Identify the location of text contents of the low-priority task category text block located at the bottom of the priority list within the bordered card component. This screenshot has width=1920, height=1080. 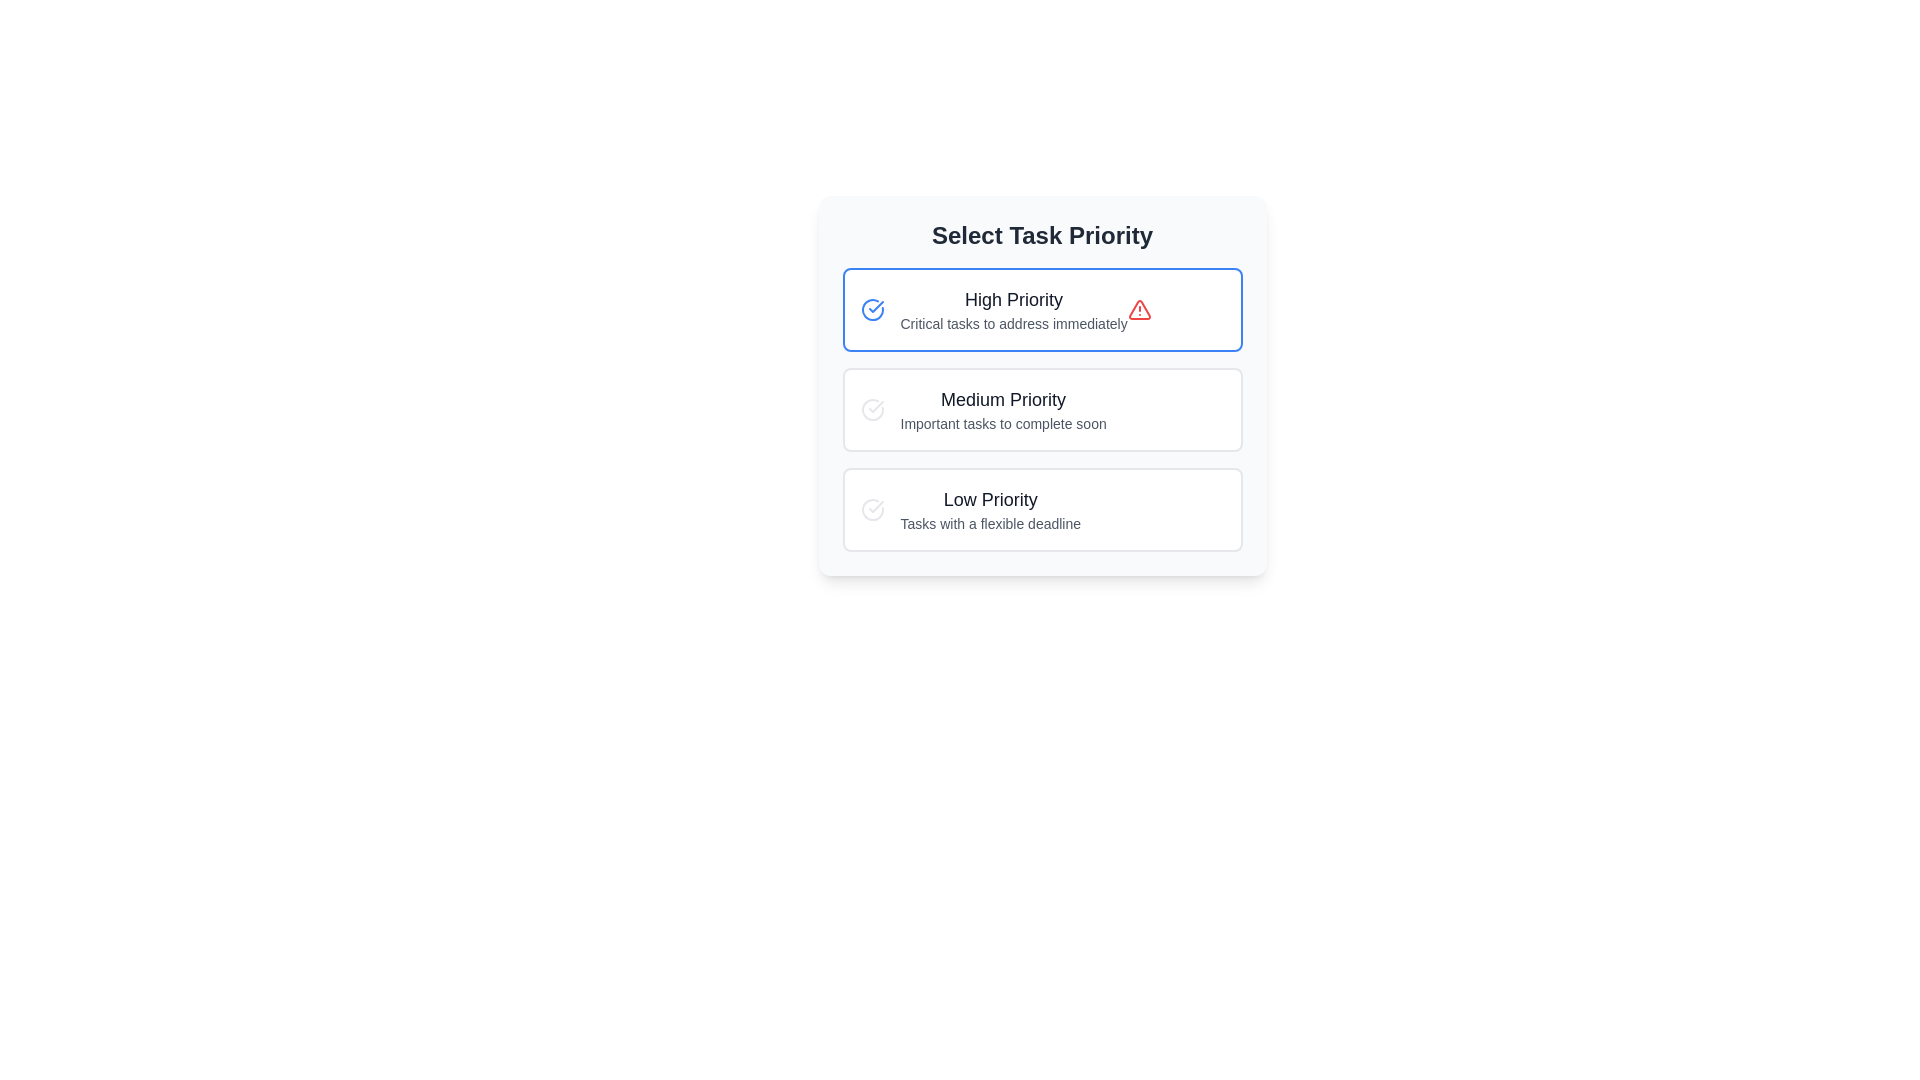
(990, 508).